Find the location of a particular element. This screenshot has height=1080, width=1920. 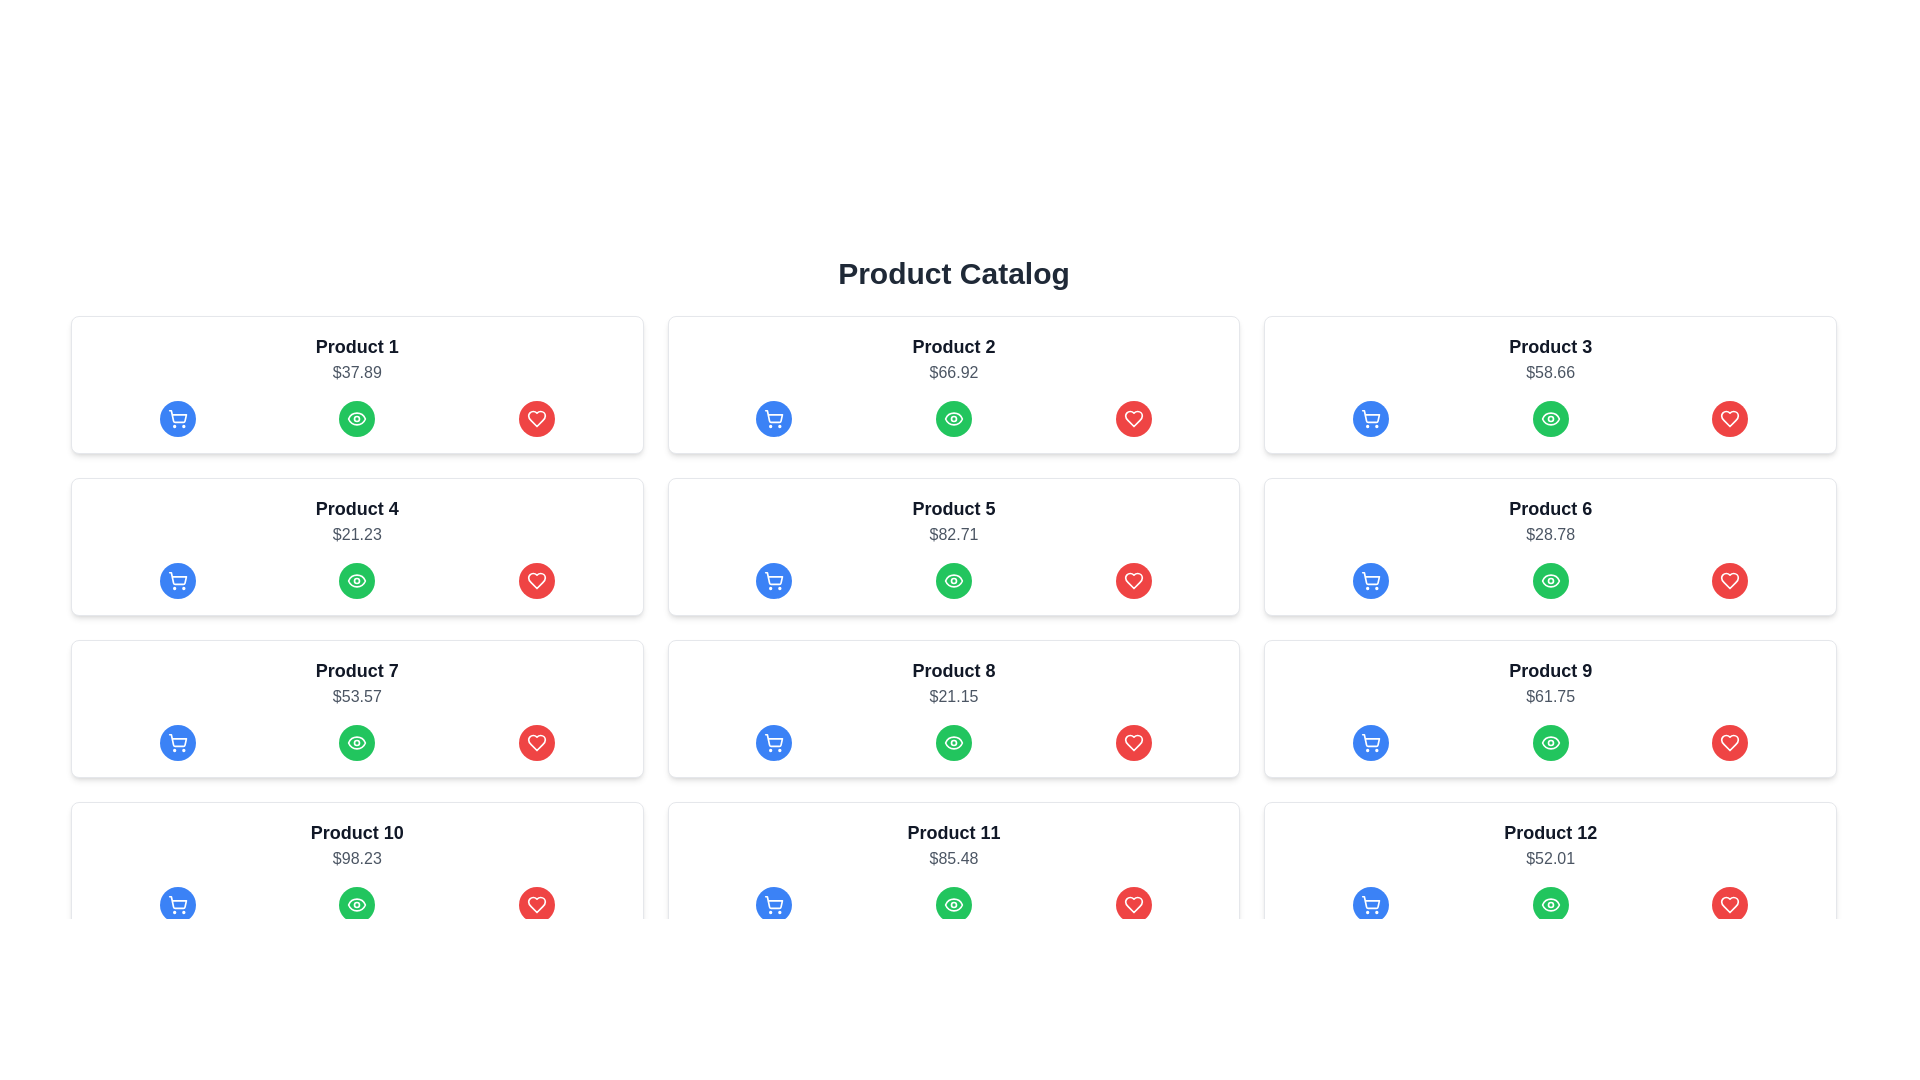

the text label reading 'Product 2', which is prominently displayed in bold, large dark gray font at the top-center of its product card in the second column of the first row of the product catalog grid is located at coordinates (953, 346).